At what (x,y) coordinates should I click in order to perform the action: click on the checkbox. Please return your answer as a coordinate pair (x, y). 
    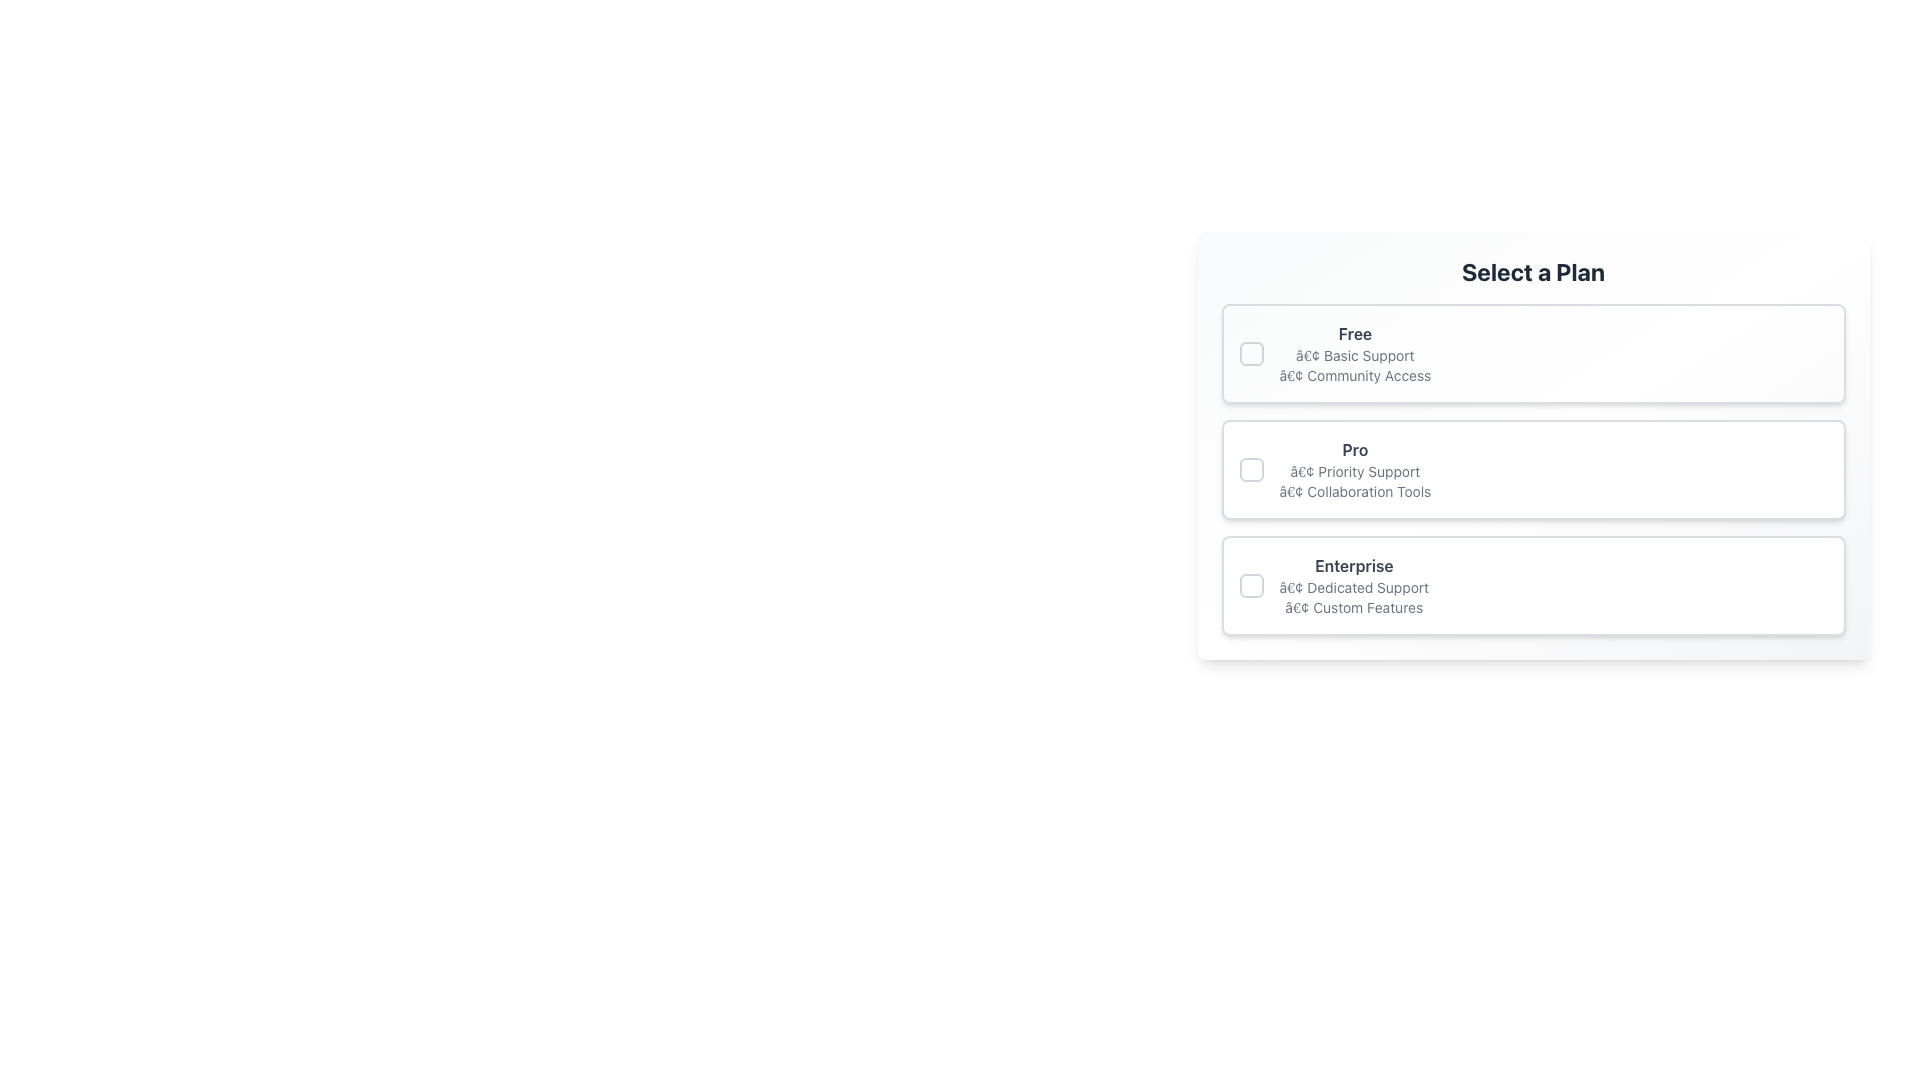
    Looking at the image, I should click on (1250, 585).